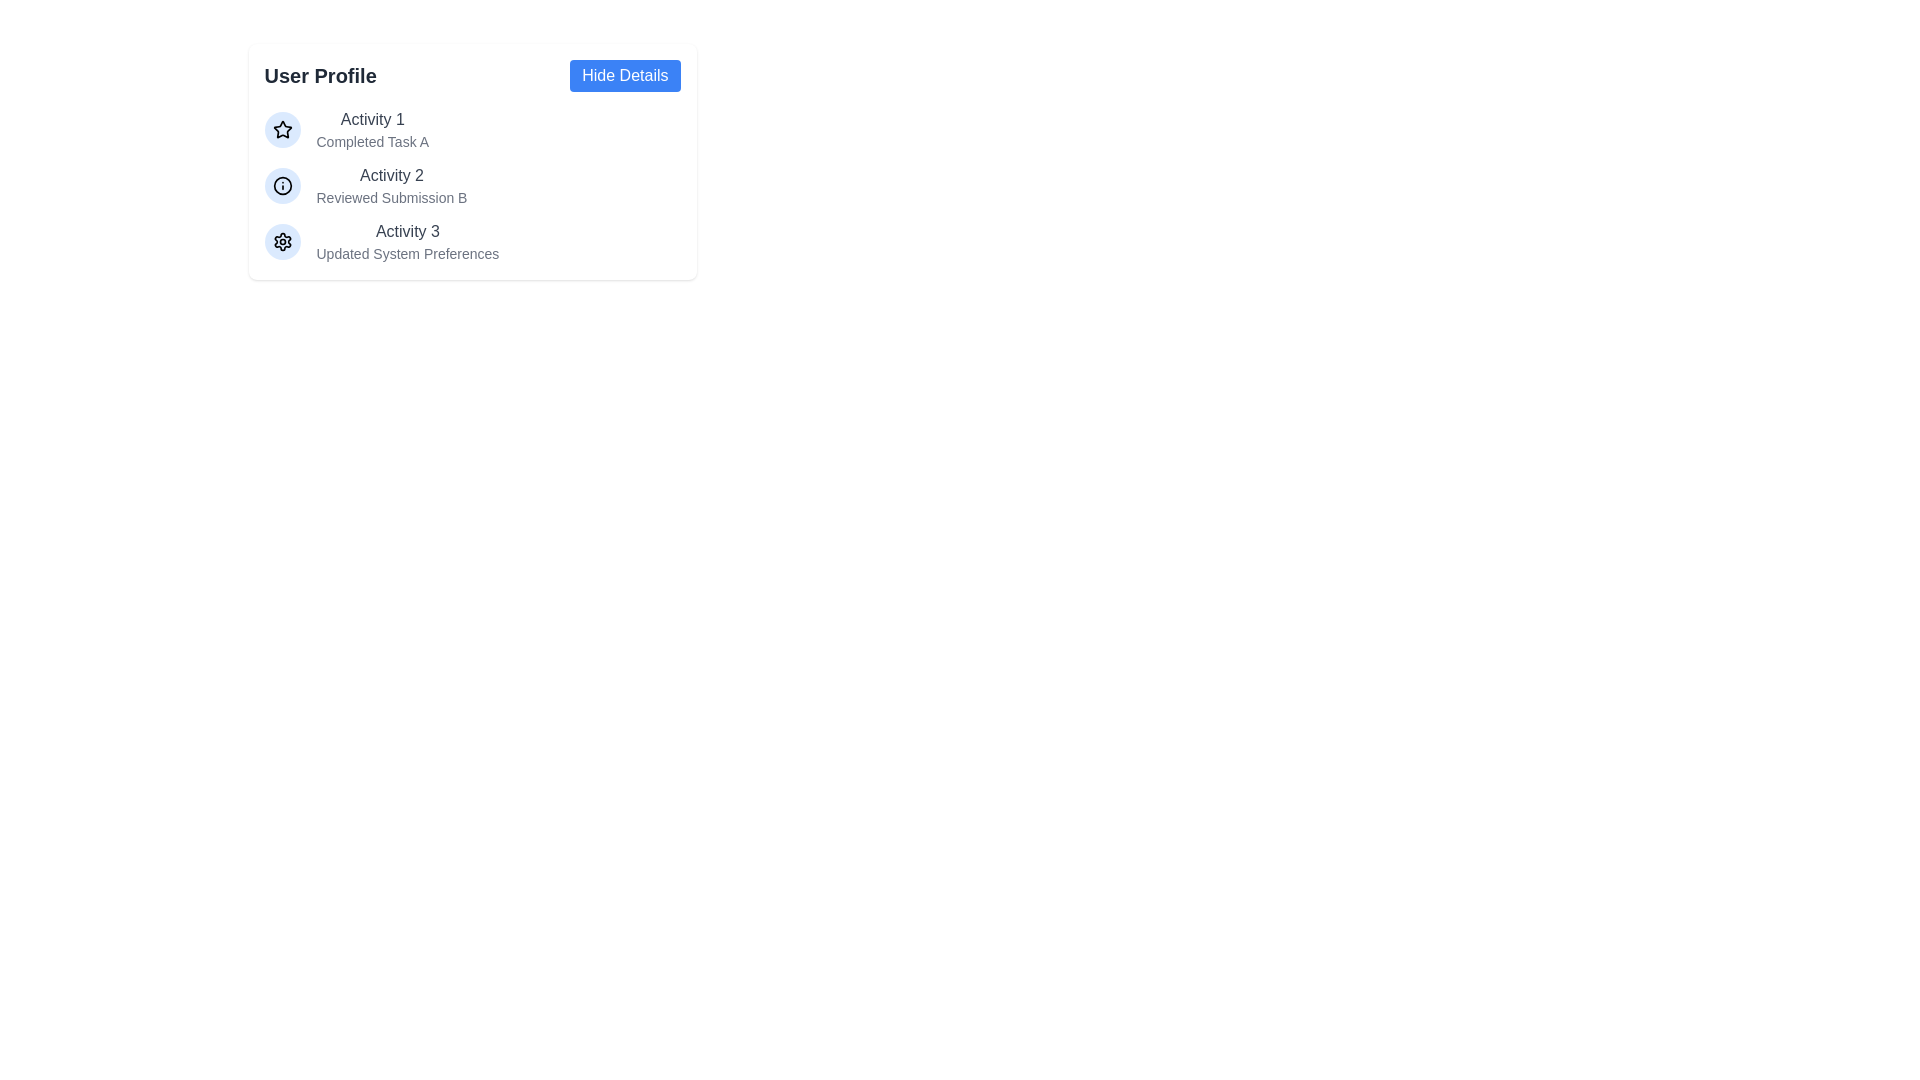 The image size is (1920, 1080). What do you see at coordinates (281, 241) in the screenshot?
I see `the settings icon located in the top right corner of the interface` at bounding box center [281, 241].